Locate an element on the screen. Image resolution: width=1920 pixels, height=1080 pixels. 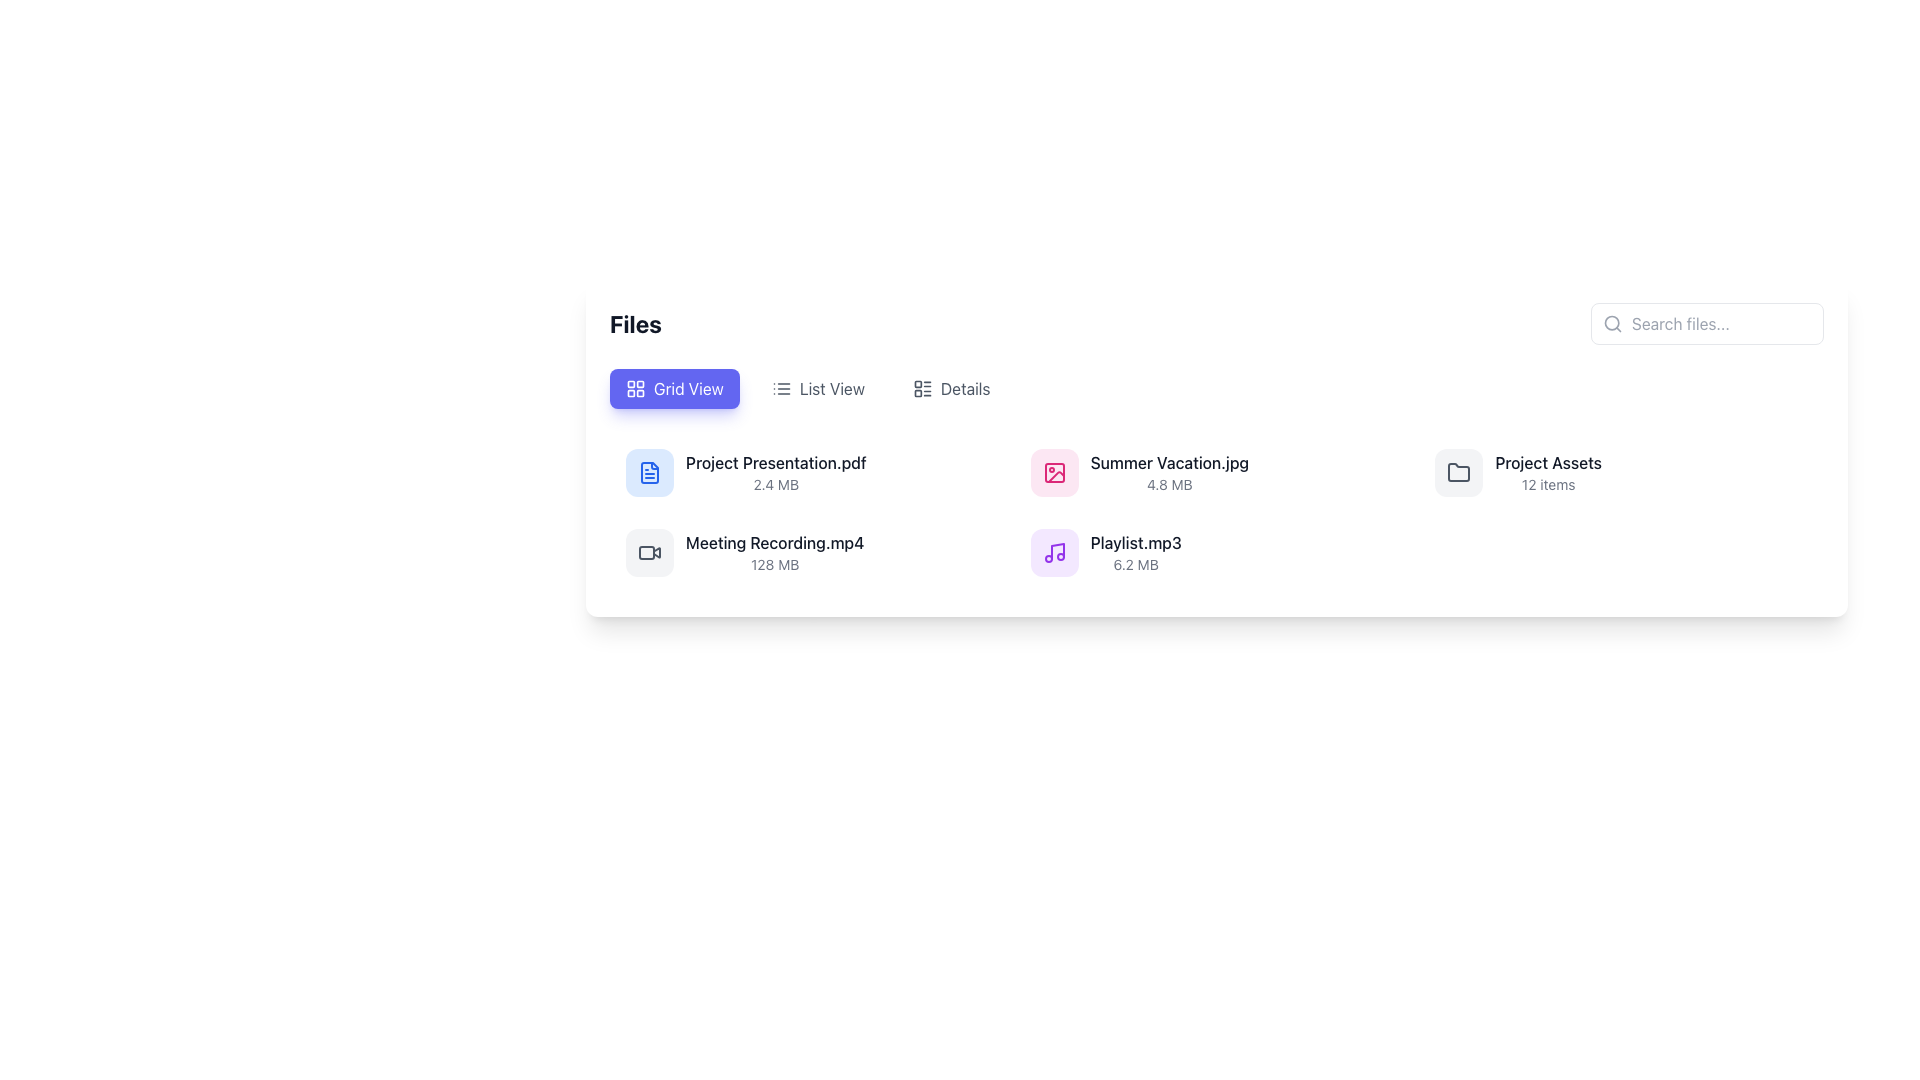
the Interactive Button is located at coordinates (817, 389).